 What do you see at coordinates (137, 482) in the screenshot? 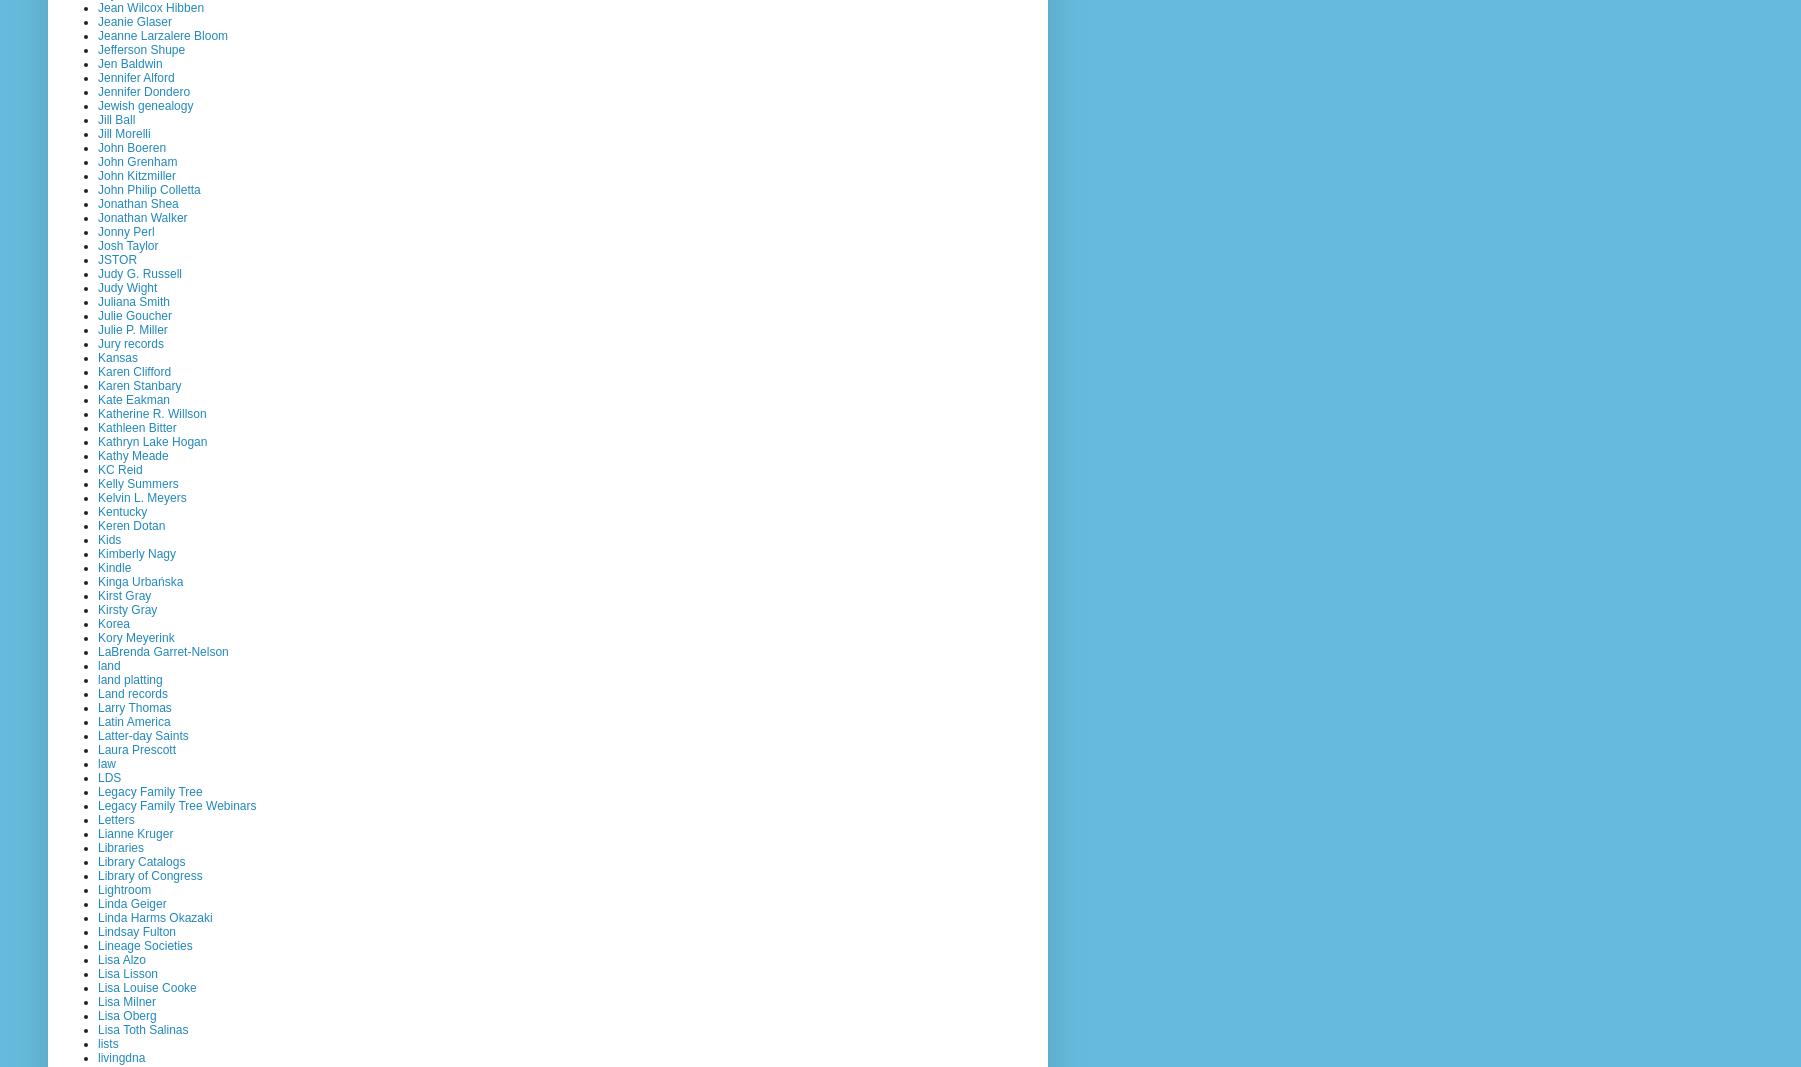
I see `'Kelly Summers'` at bounding box center [137, 482].